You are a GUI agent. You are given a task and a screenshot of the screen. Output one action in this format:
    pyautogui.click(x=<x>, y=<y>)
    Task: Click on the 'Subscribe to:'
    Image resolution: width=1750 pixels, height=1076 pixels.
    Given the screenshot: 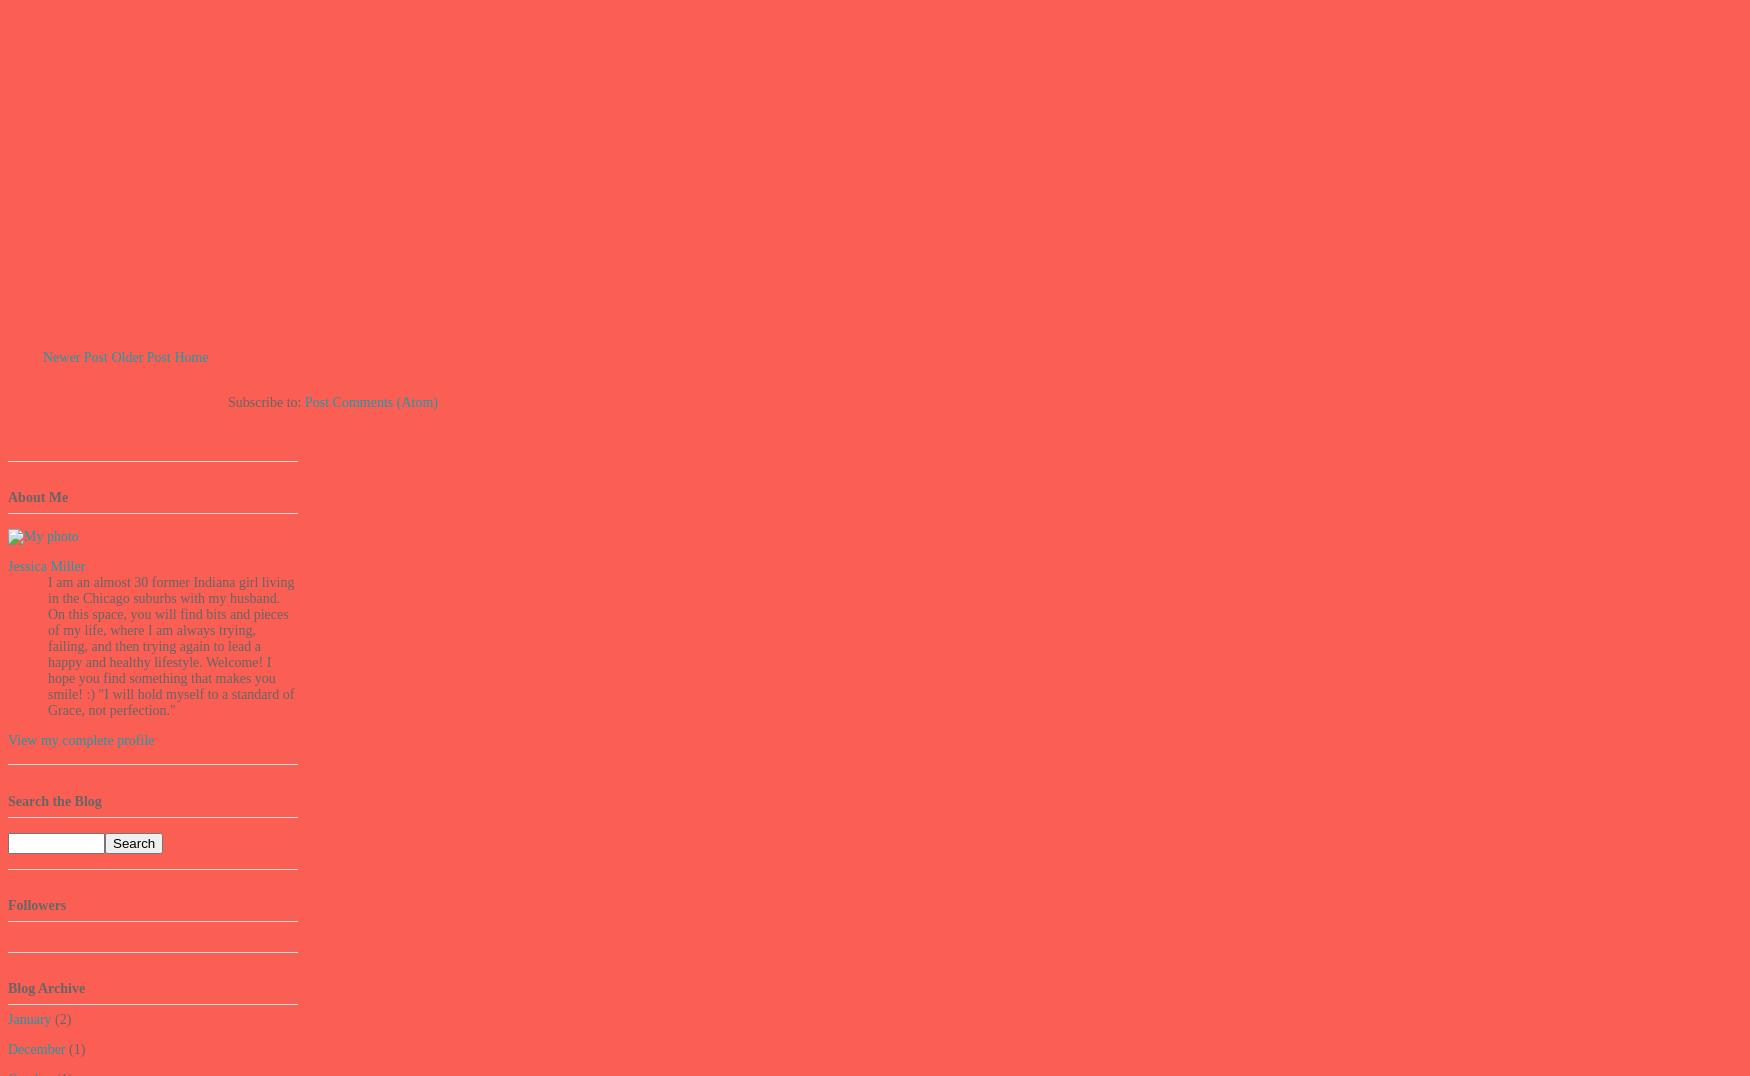 What is the action you would take?
    pyautogui.click(x=226, y=400)
    